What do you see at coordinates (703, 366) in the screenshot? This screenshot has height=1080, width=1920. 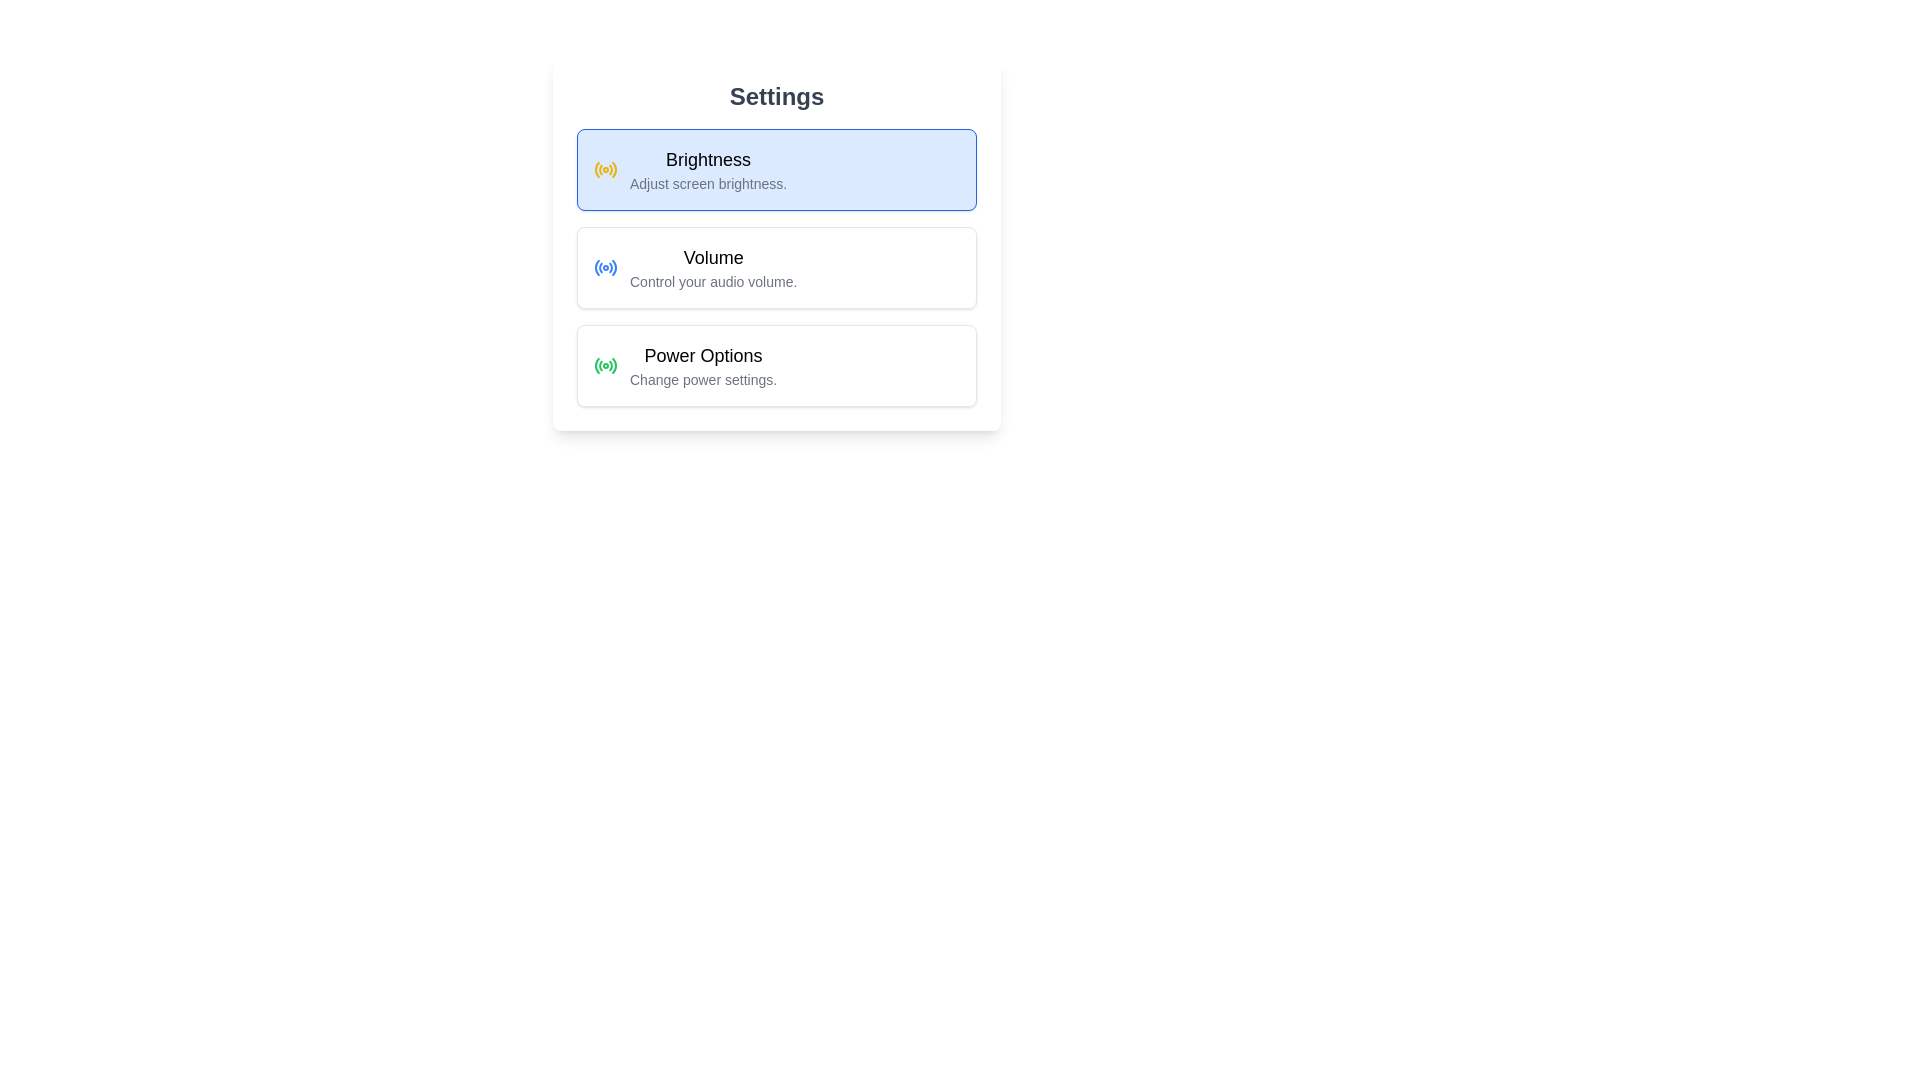 I see `the informational label with dual-line text located below the 'Volume' section in the 'Settings' menu` at bounding box center [703, 366].